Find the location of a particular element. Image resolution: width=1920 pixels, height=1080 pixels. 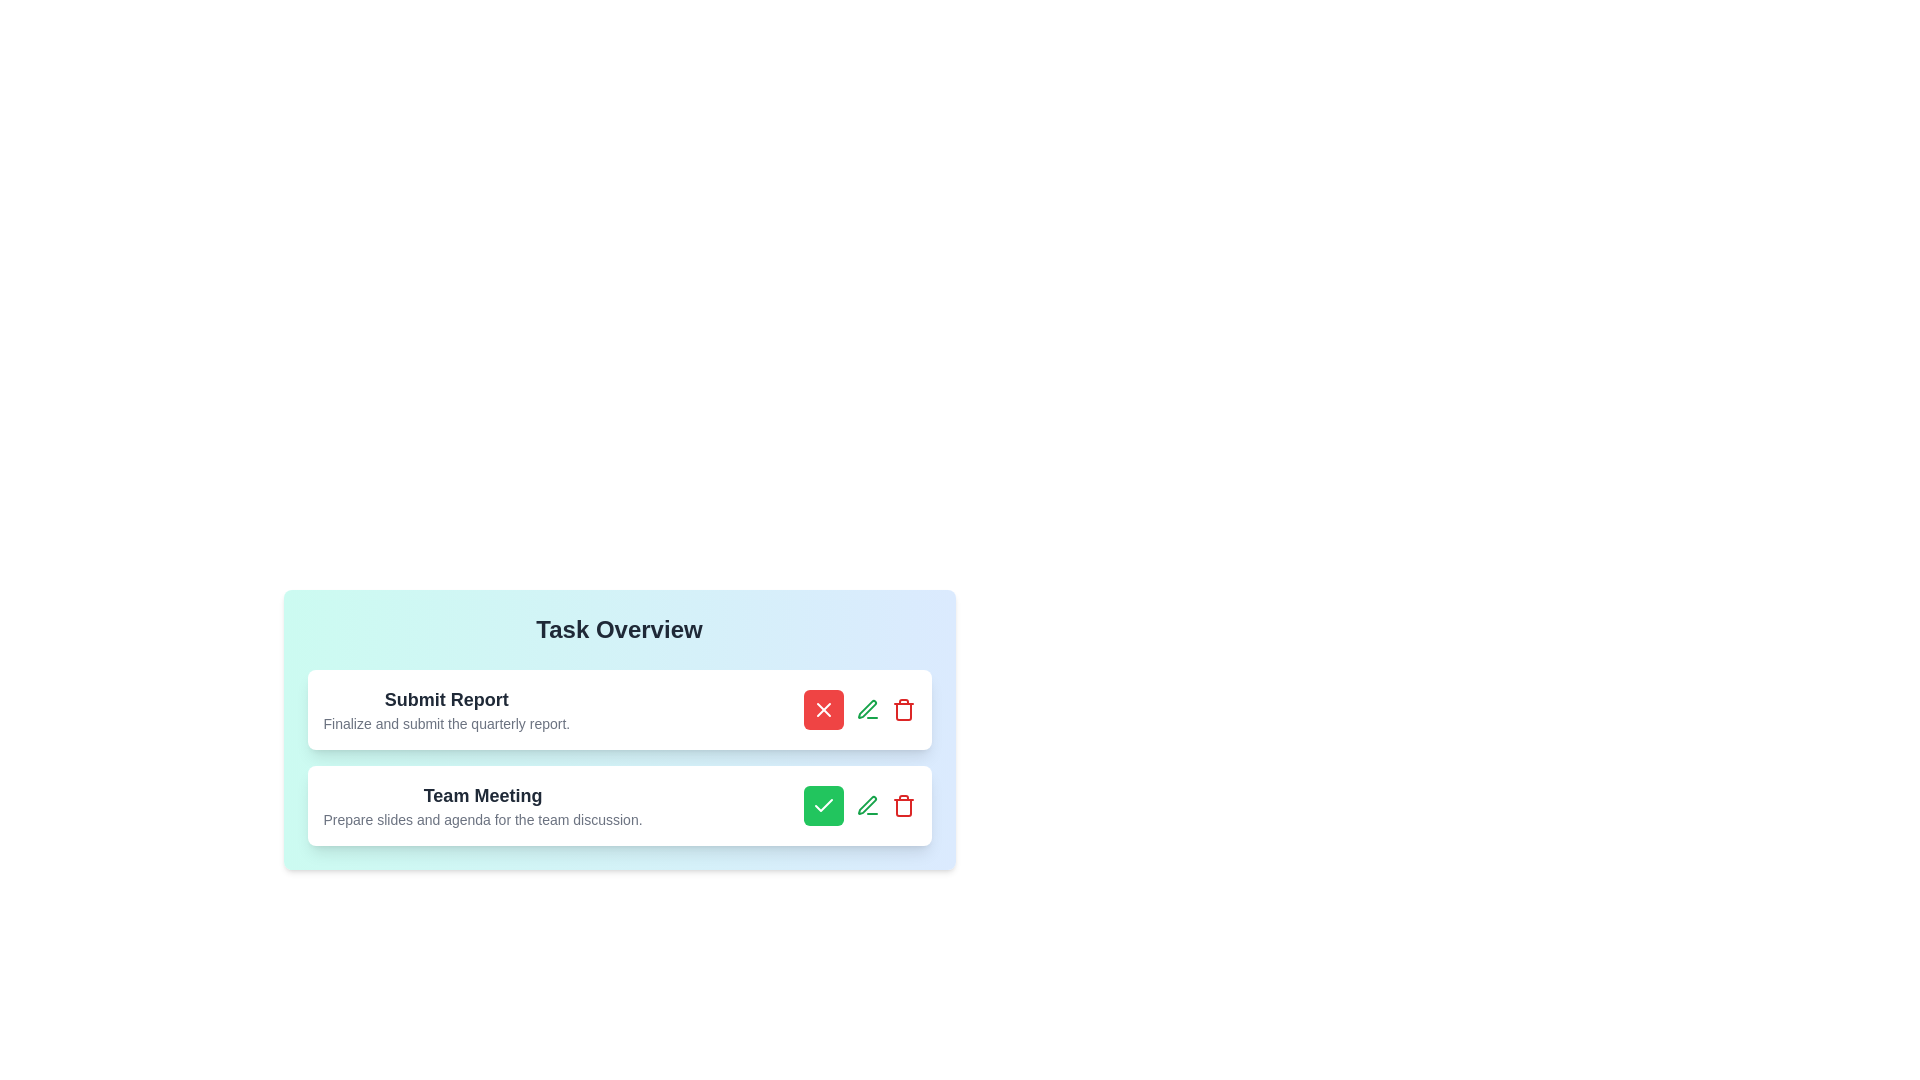

edit button for the task titled 'Team Meeting' is located at coordinates (867, 805).